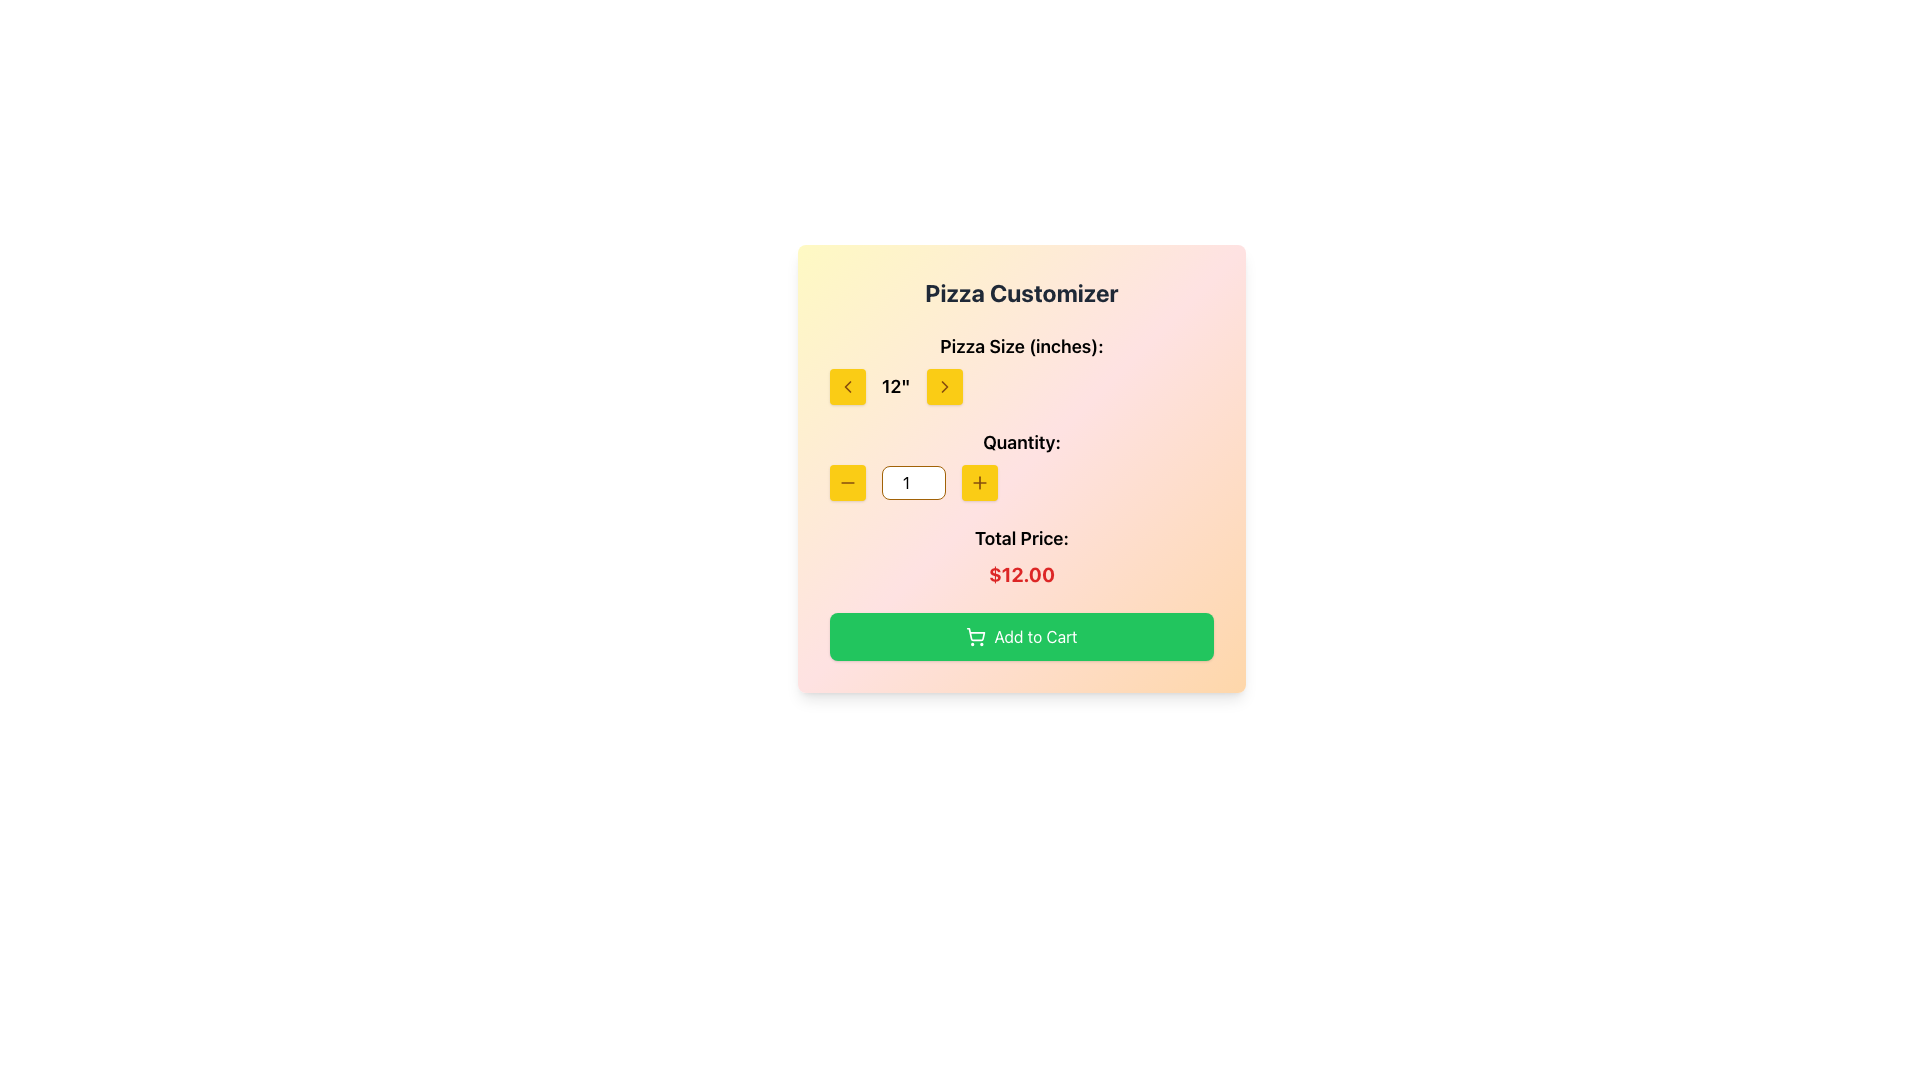 Image resolution: width=1920 pixels, height=1080 pixels. What do you see at coordinates (1022, 346) in the screenshot?
I see `the Text Label that indicates the pizza size selection section, located below the title 'Pizza Customizer'` at bounding box center [1022, 346].